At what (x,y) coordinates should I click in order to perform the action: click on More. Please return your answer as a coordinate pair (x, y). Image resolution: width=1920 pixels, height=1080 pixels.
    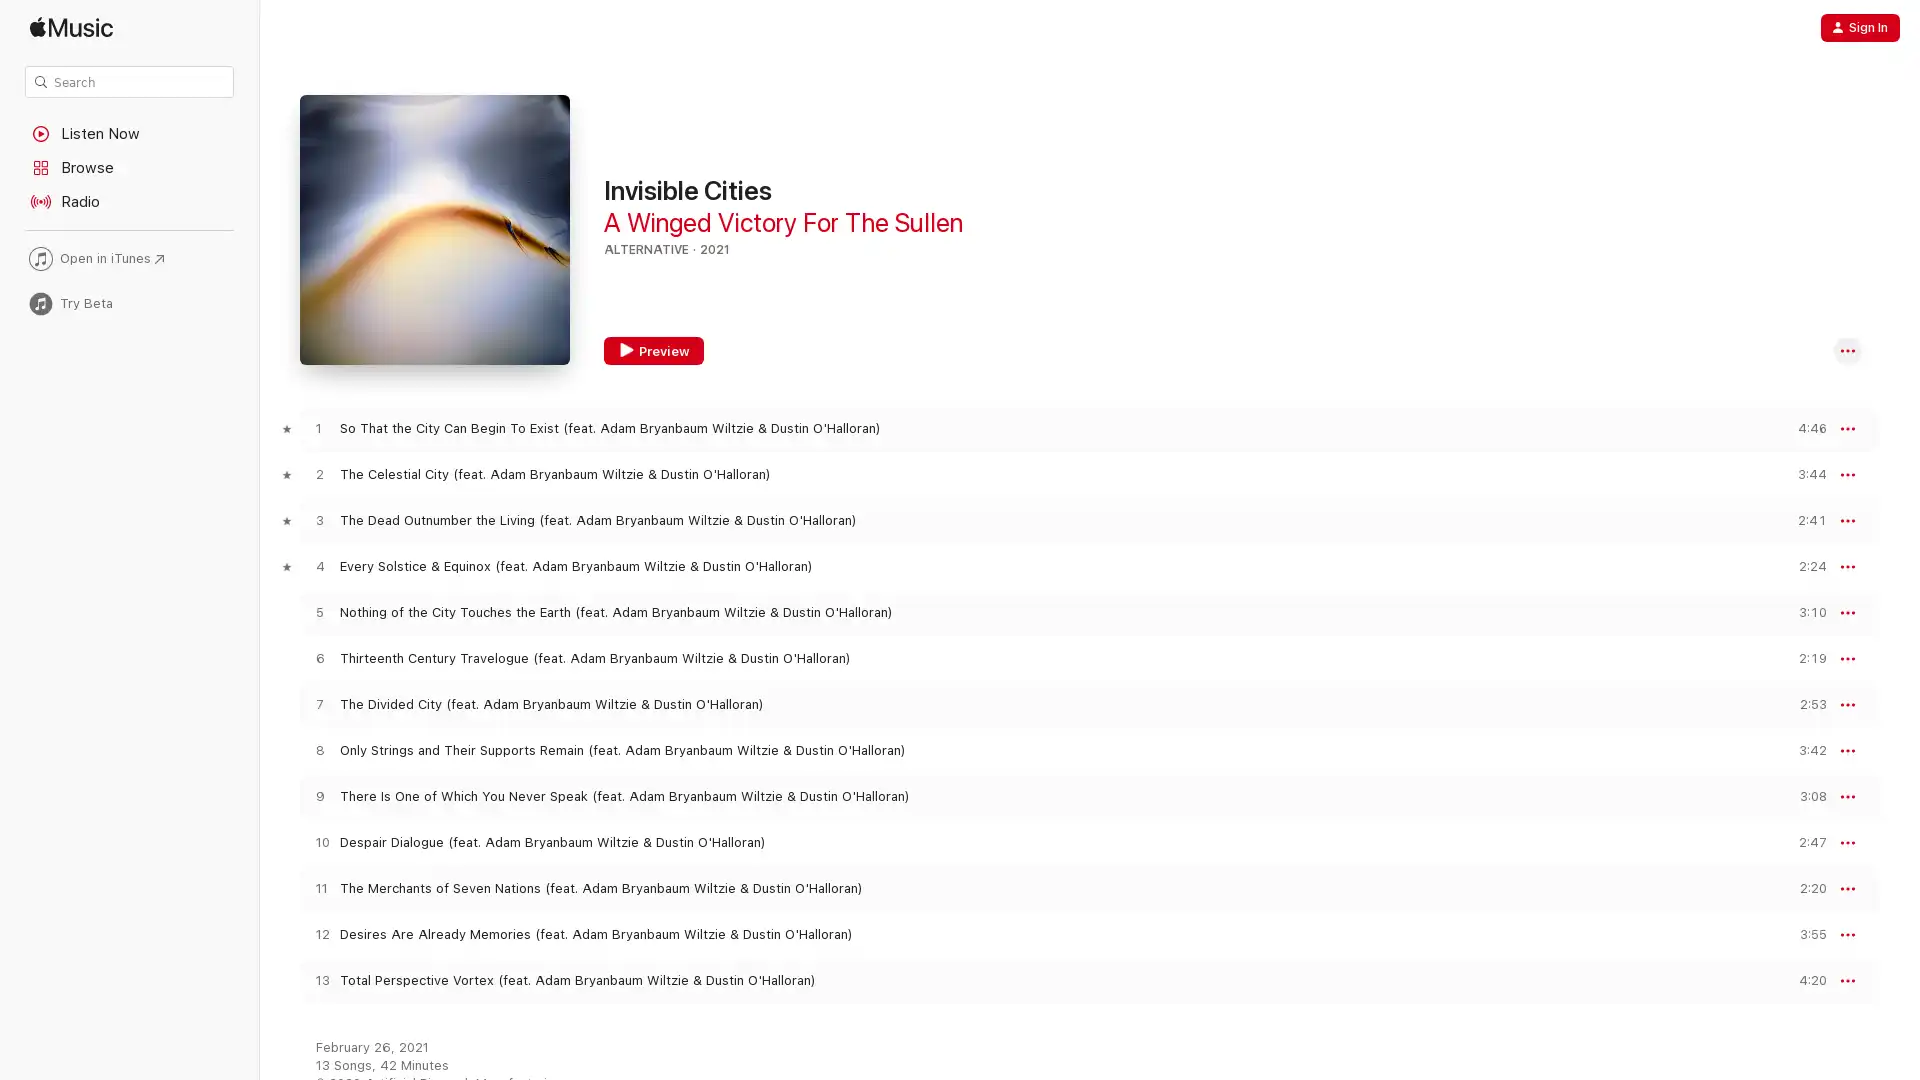
    Looking at the image, I should click on (1847, 659).